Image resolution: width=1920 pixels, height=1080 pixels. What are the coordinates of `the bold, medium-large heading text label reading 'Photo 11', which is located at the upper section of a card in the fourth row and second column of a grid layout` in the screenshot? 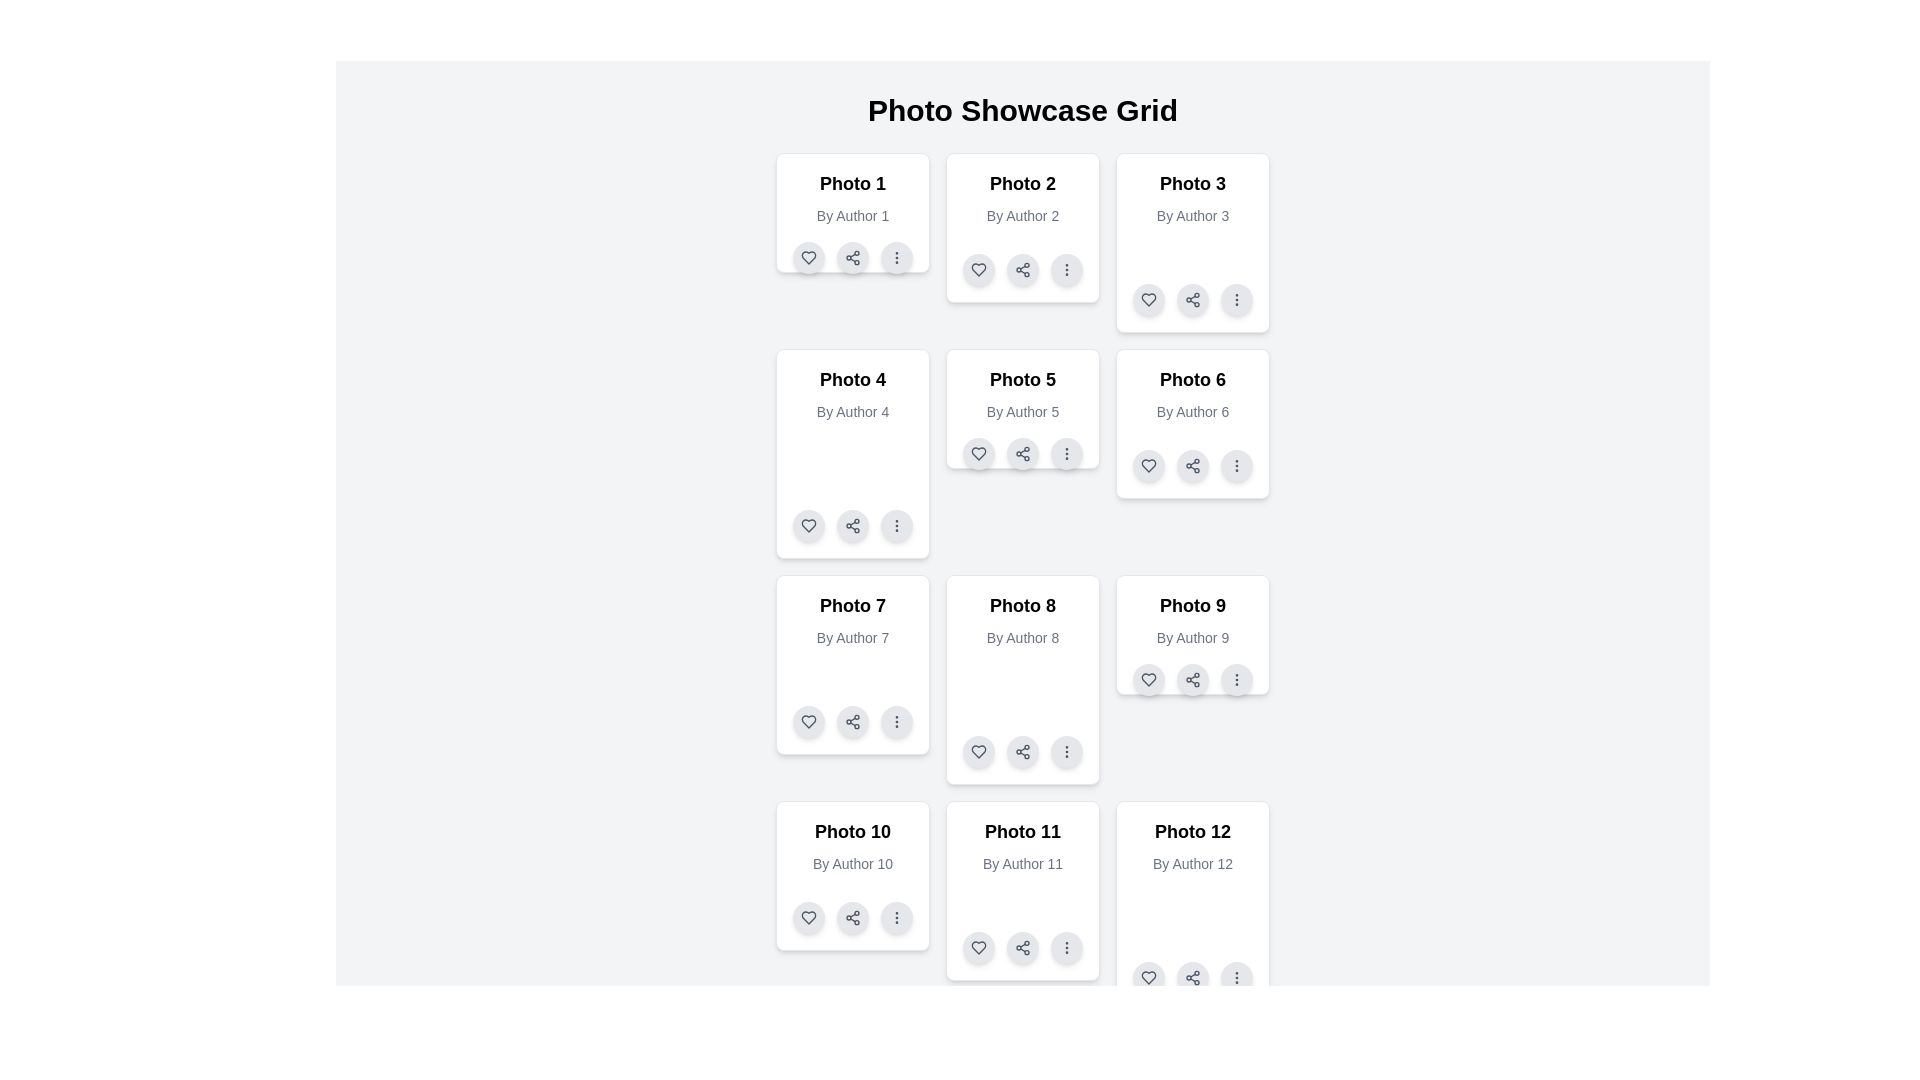 It's located at (1022, 832).